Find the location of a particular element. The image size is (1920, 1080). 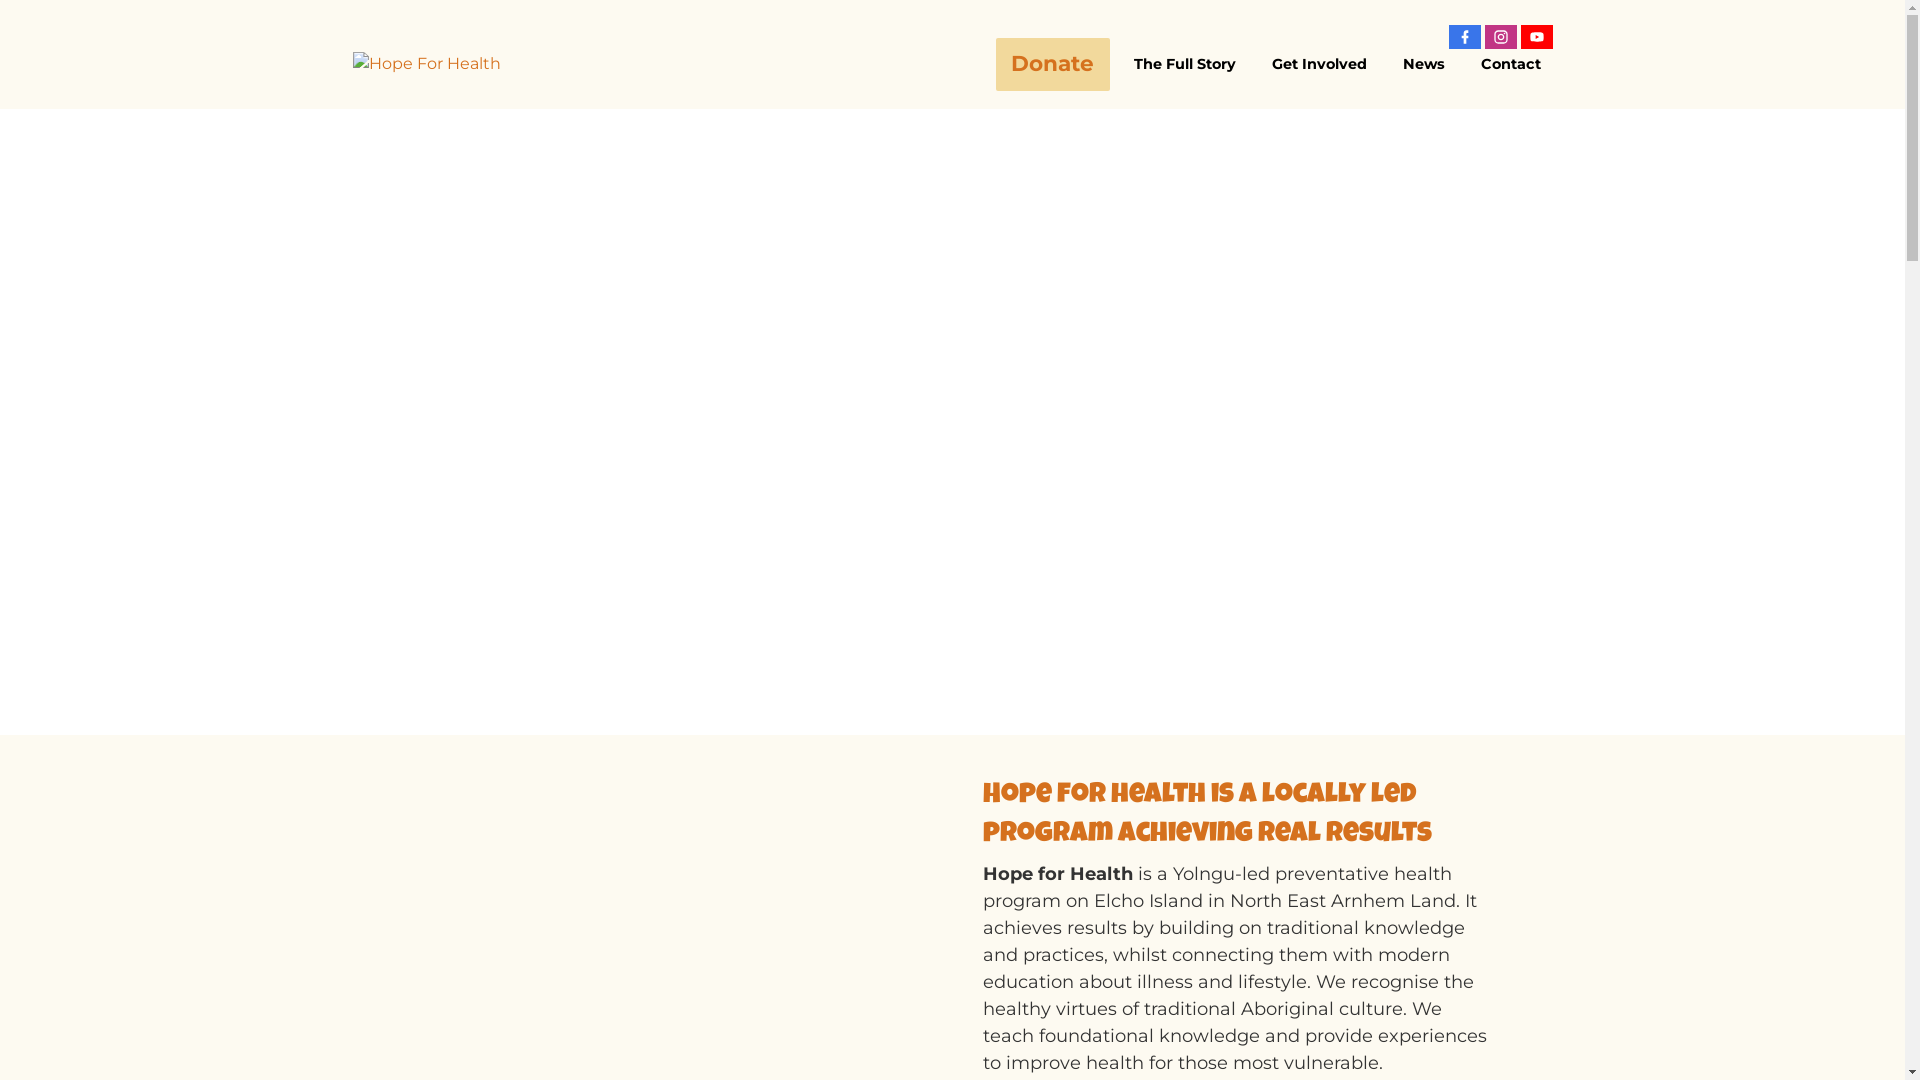

'Donate' is located at coordinates (1051, 63).